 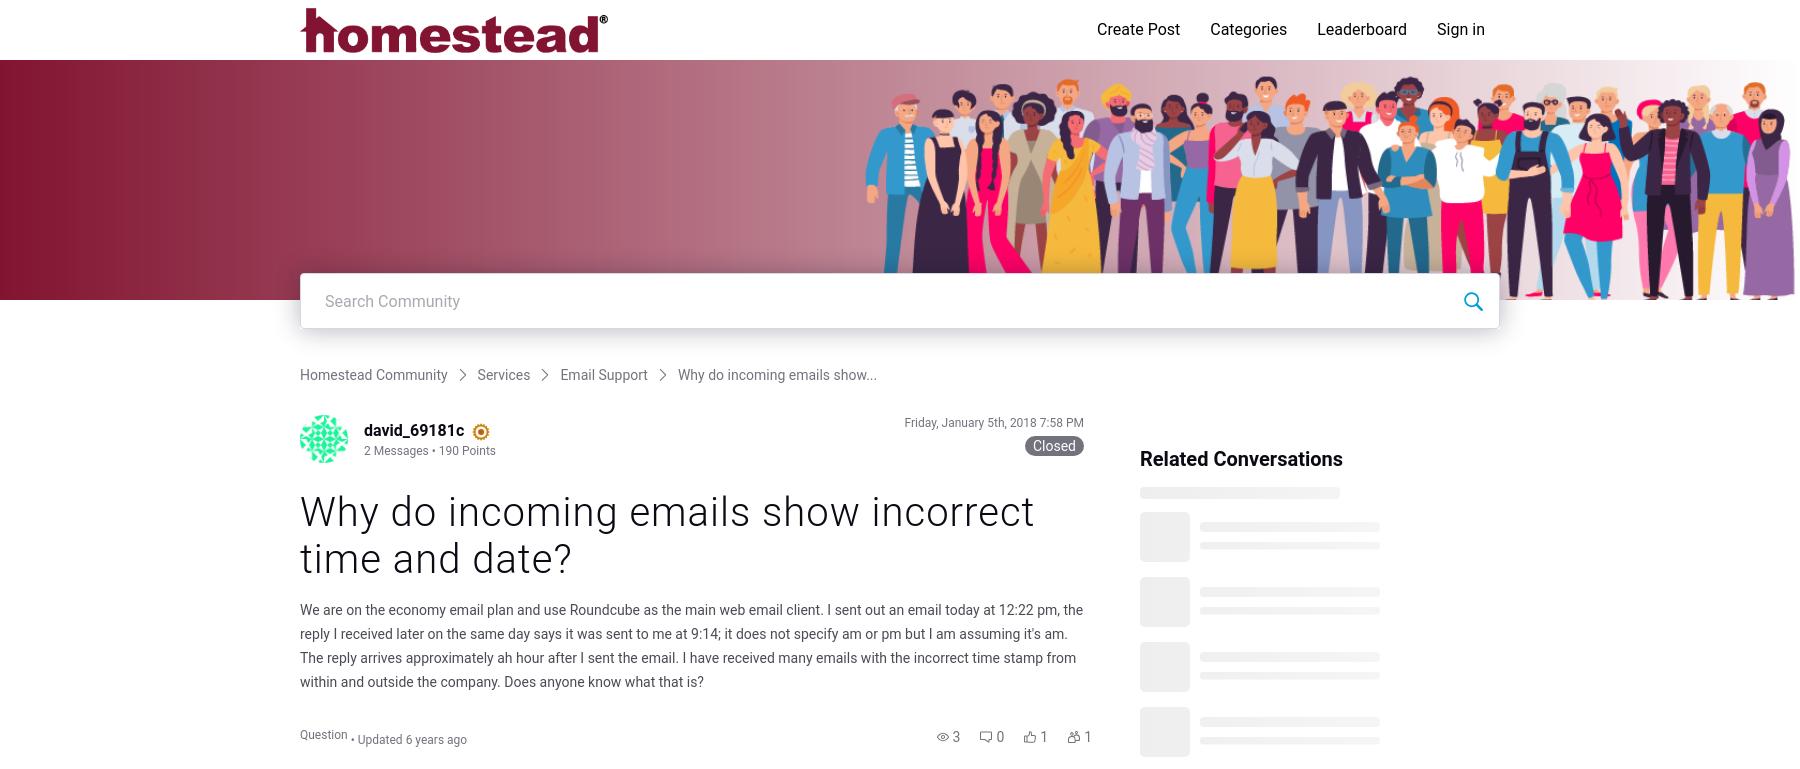 I want to click on 'Points', so click(x=477, y=450).